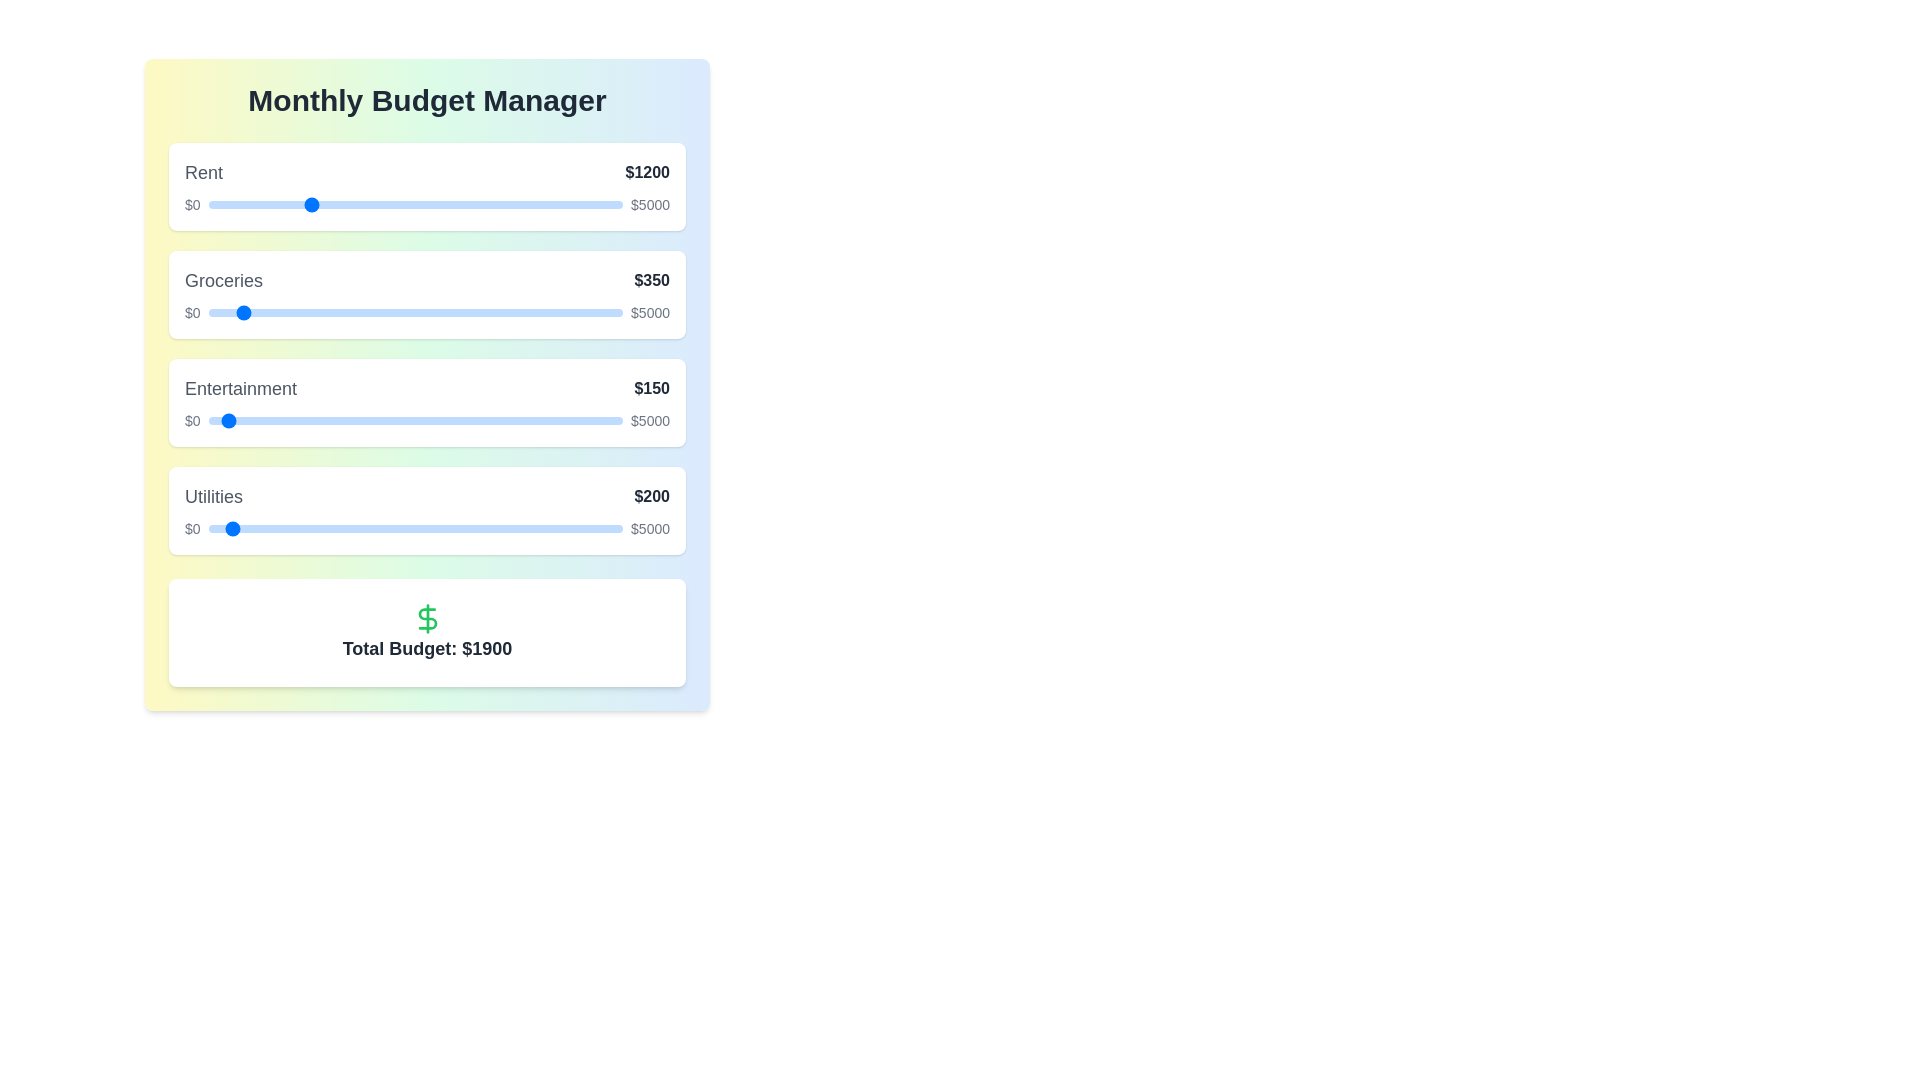  What do you see at coordinates (426, 100) in the screenshot?
I see `text of the bold and large header 'Monthly Budget Manager' displayed prominently at the top of the interface` at bounding box center [426, 100].